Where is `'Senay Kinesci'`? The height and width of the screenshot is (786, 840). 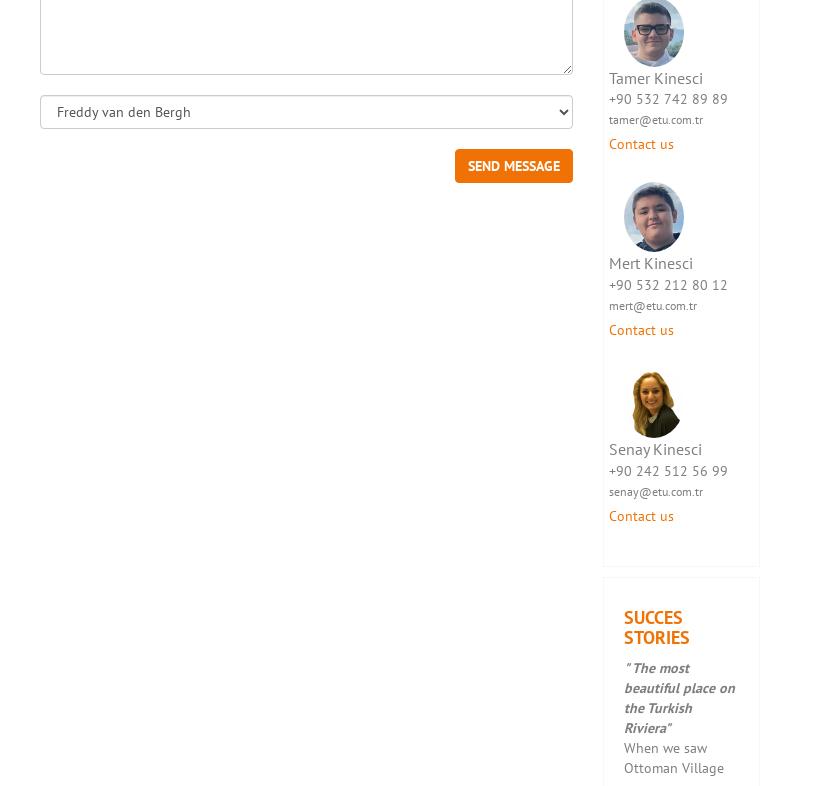 'Senay Kinesci' is located at coordinates (607, 447).